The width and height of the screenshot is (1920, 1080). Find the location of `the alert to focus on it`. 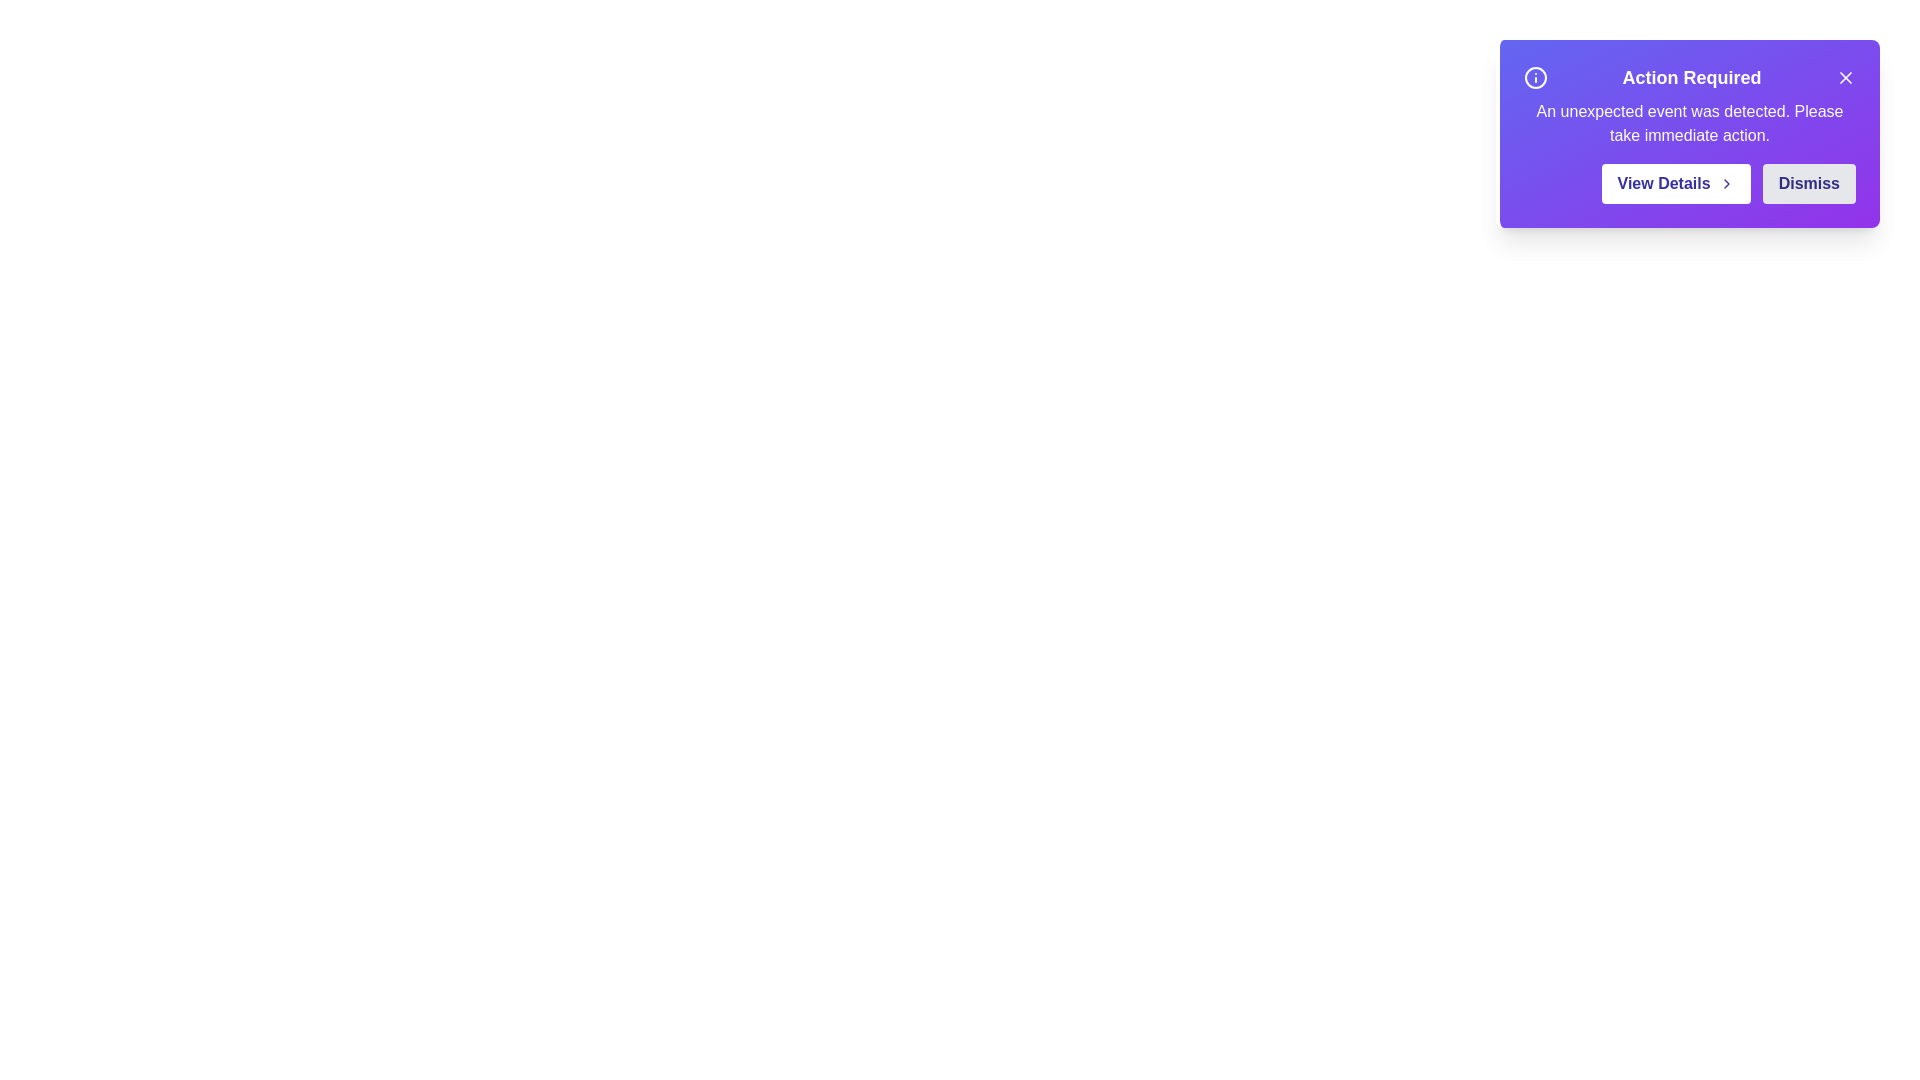

the alert to focus on it is located at coordinates (1687, 134).